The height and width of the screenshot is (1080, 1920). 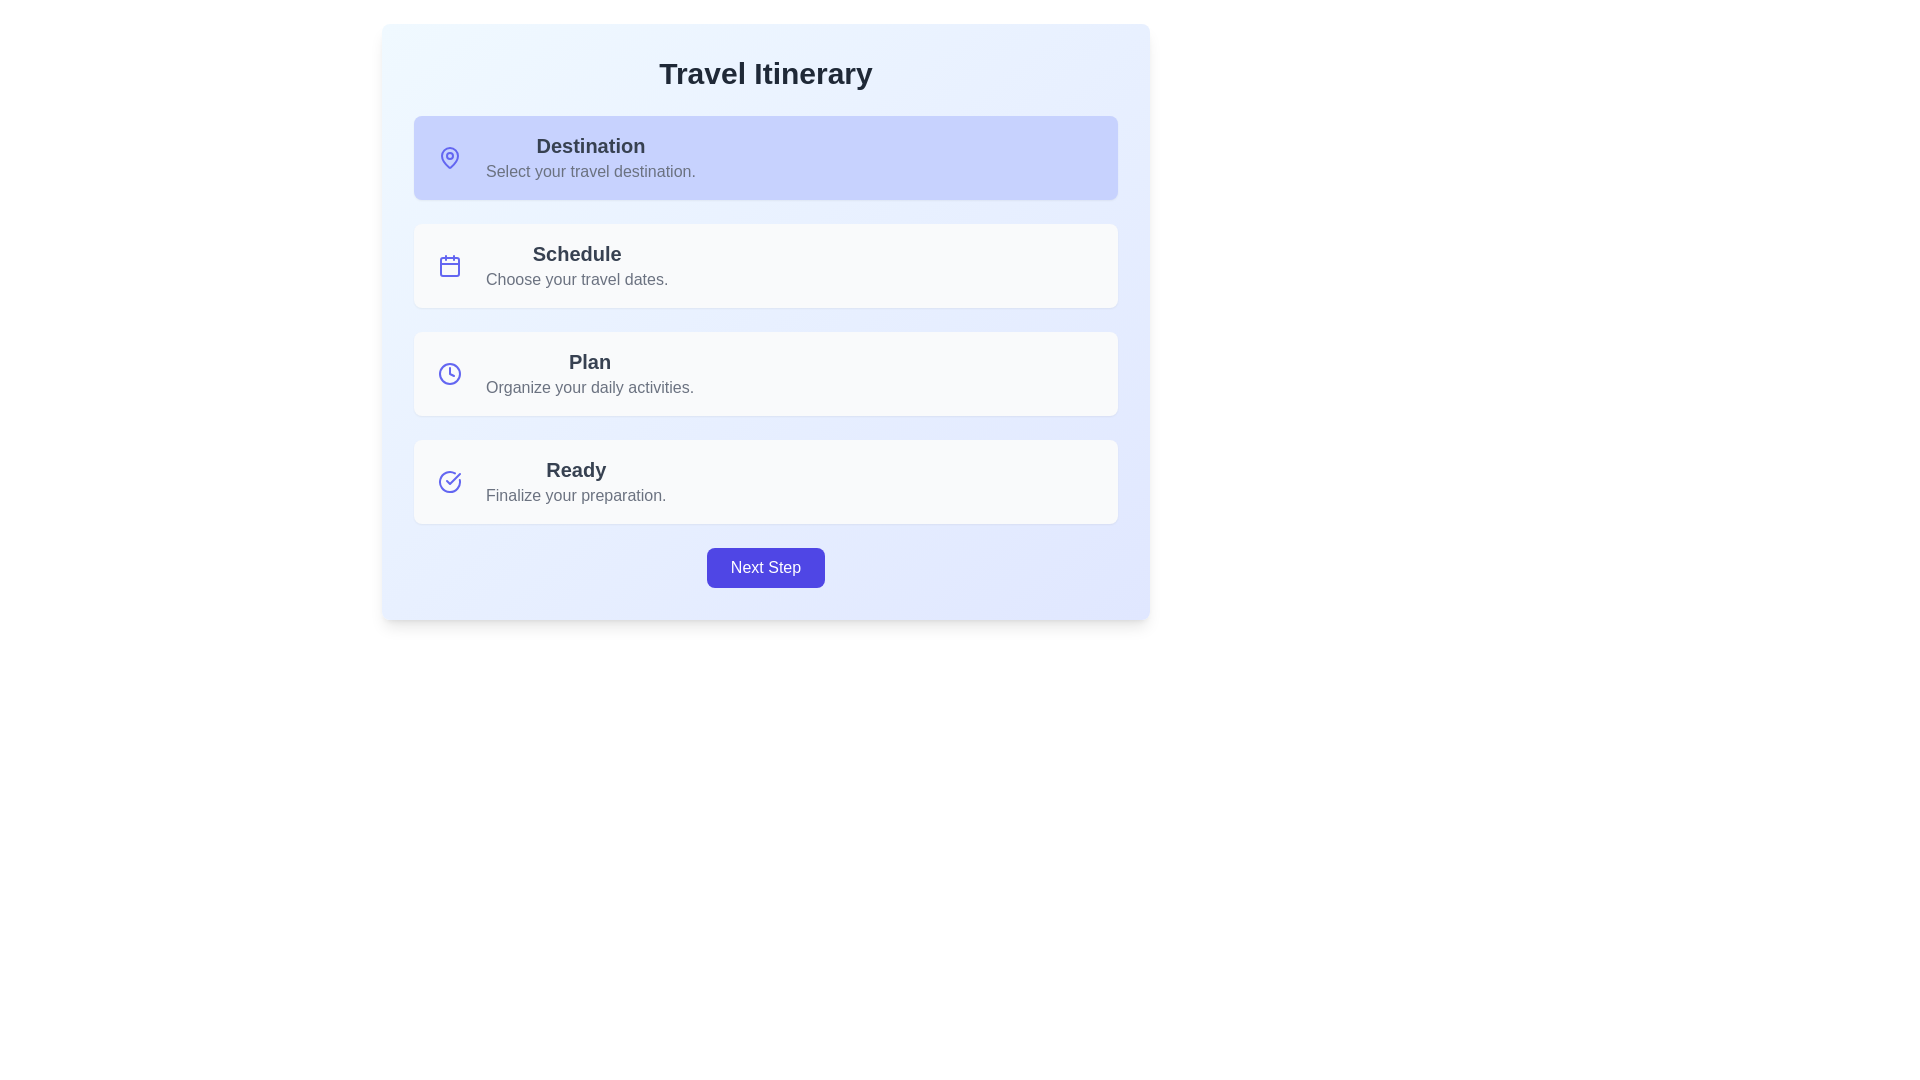 What do you see at coordinates (576, 280) in the screenshot?
I see `the gray text label reading 'Choose your travel dates.' which is located beneath the heading 'Schedule' in the second card of the vertically arranged list of cards` at bounding box center [576, 280].